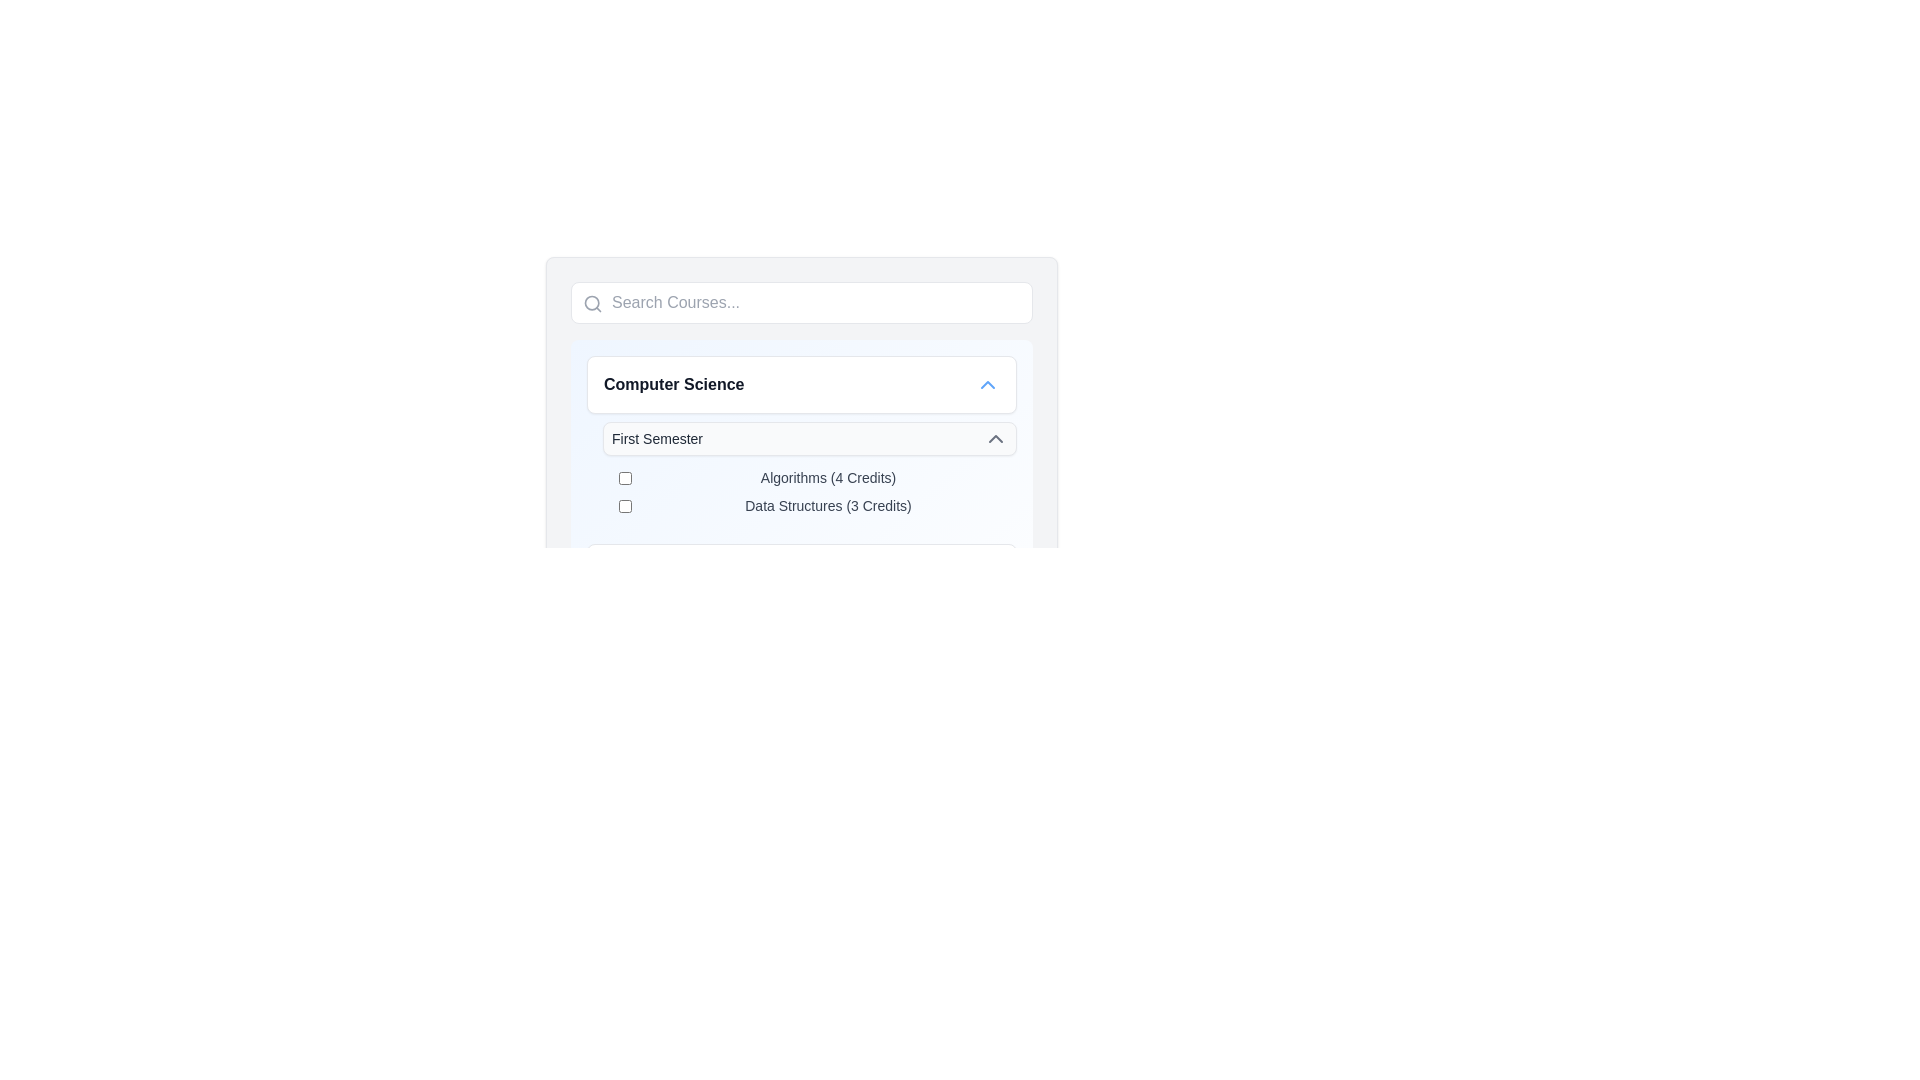 The image size is (1920, 1080). What do you see at coordinates (624, 504) in the screenshot?
I see `the small square checkbox located to the left of the text 'Data Structures (3 Credits)' in the 'First Semester' section` at bounding box center [624, 504].